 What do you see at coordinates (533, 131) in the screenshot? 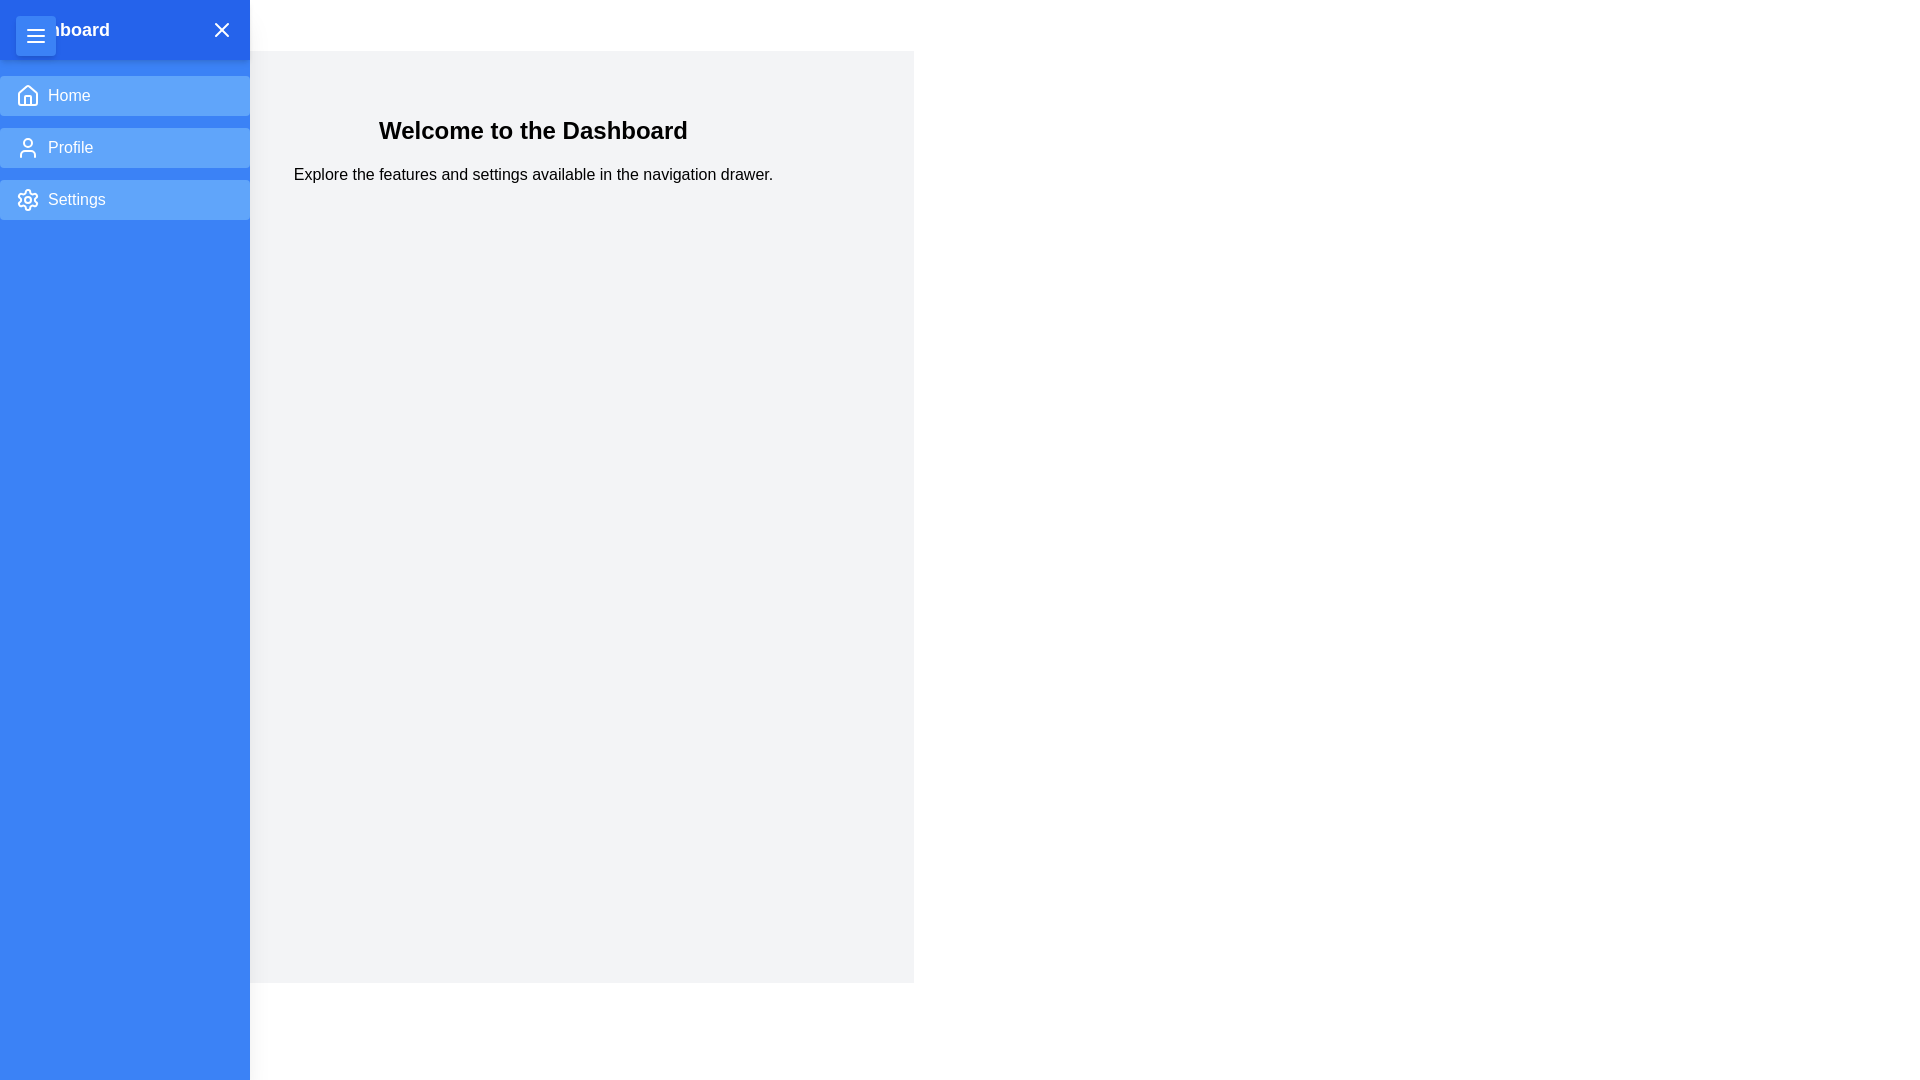
I see `the Text Header that signifies the start of the main dashboard content, located at the top of the main content area` at bounding box center [533, 131].